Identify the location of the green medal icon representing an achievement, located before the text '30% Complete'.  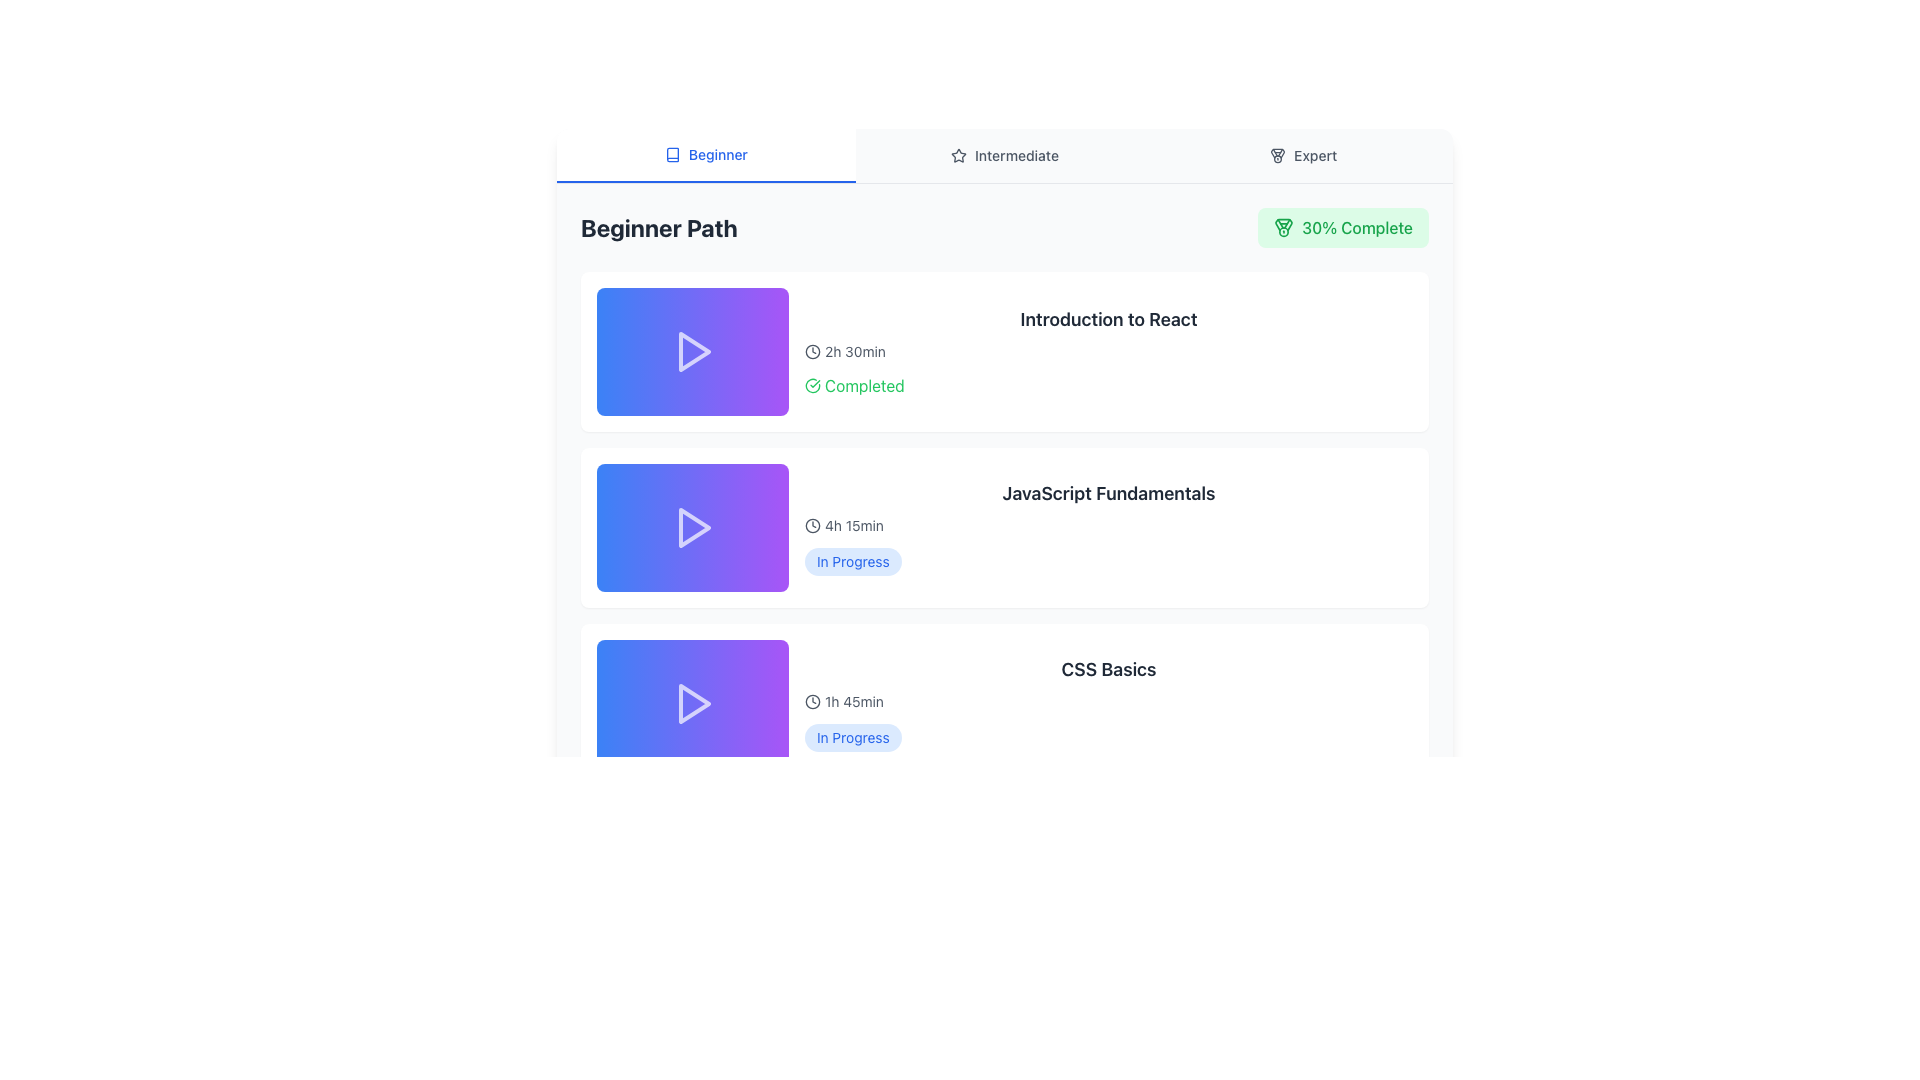
(1284, 226).